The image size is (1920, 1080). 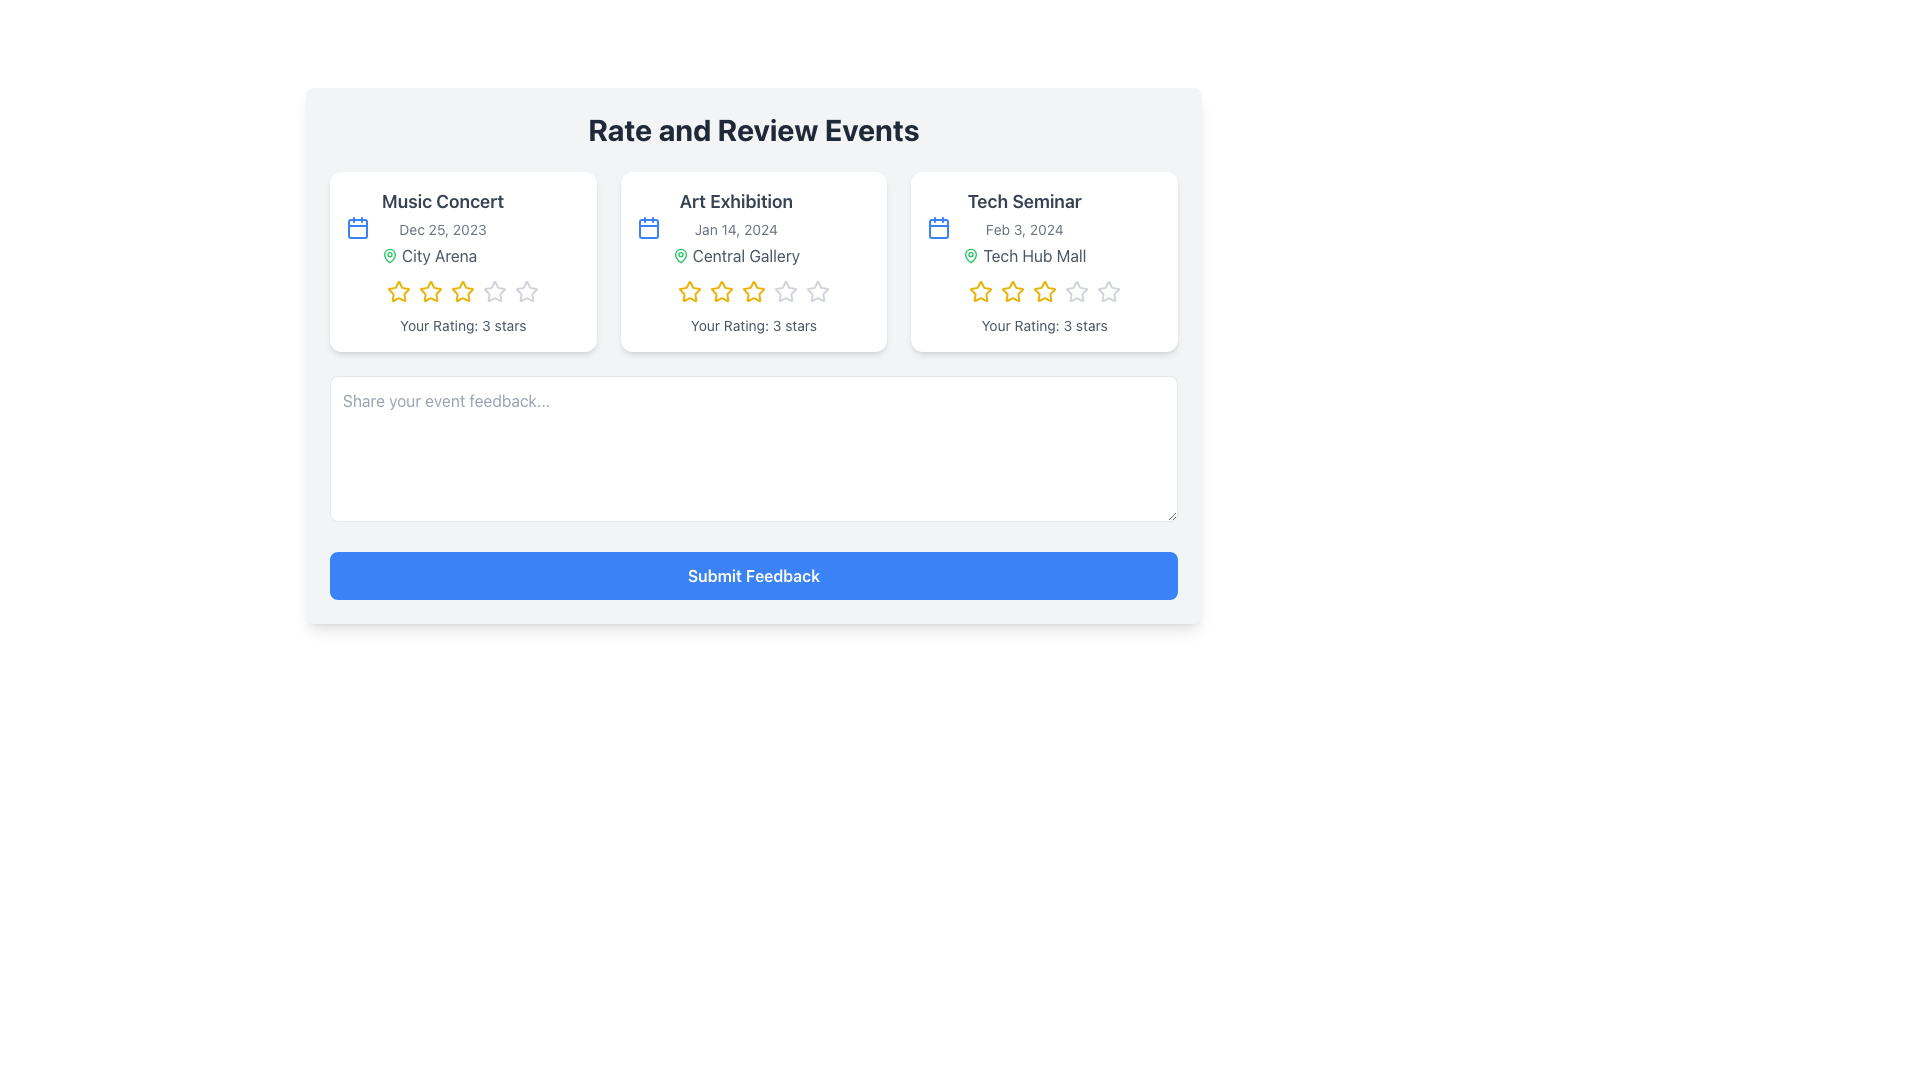 I want to click on the third star in the rating system of the 'Tech Seminar' event to update the rating, so click(x=1012, y=292).